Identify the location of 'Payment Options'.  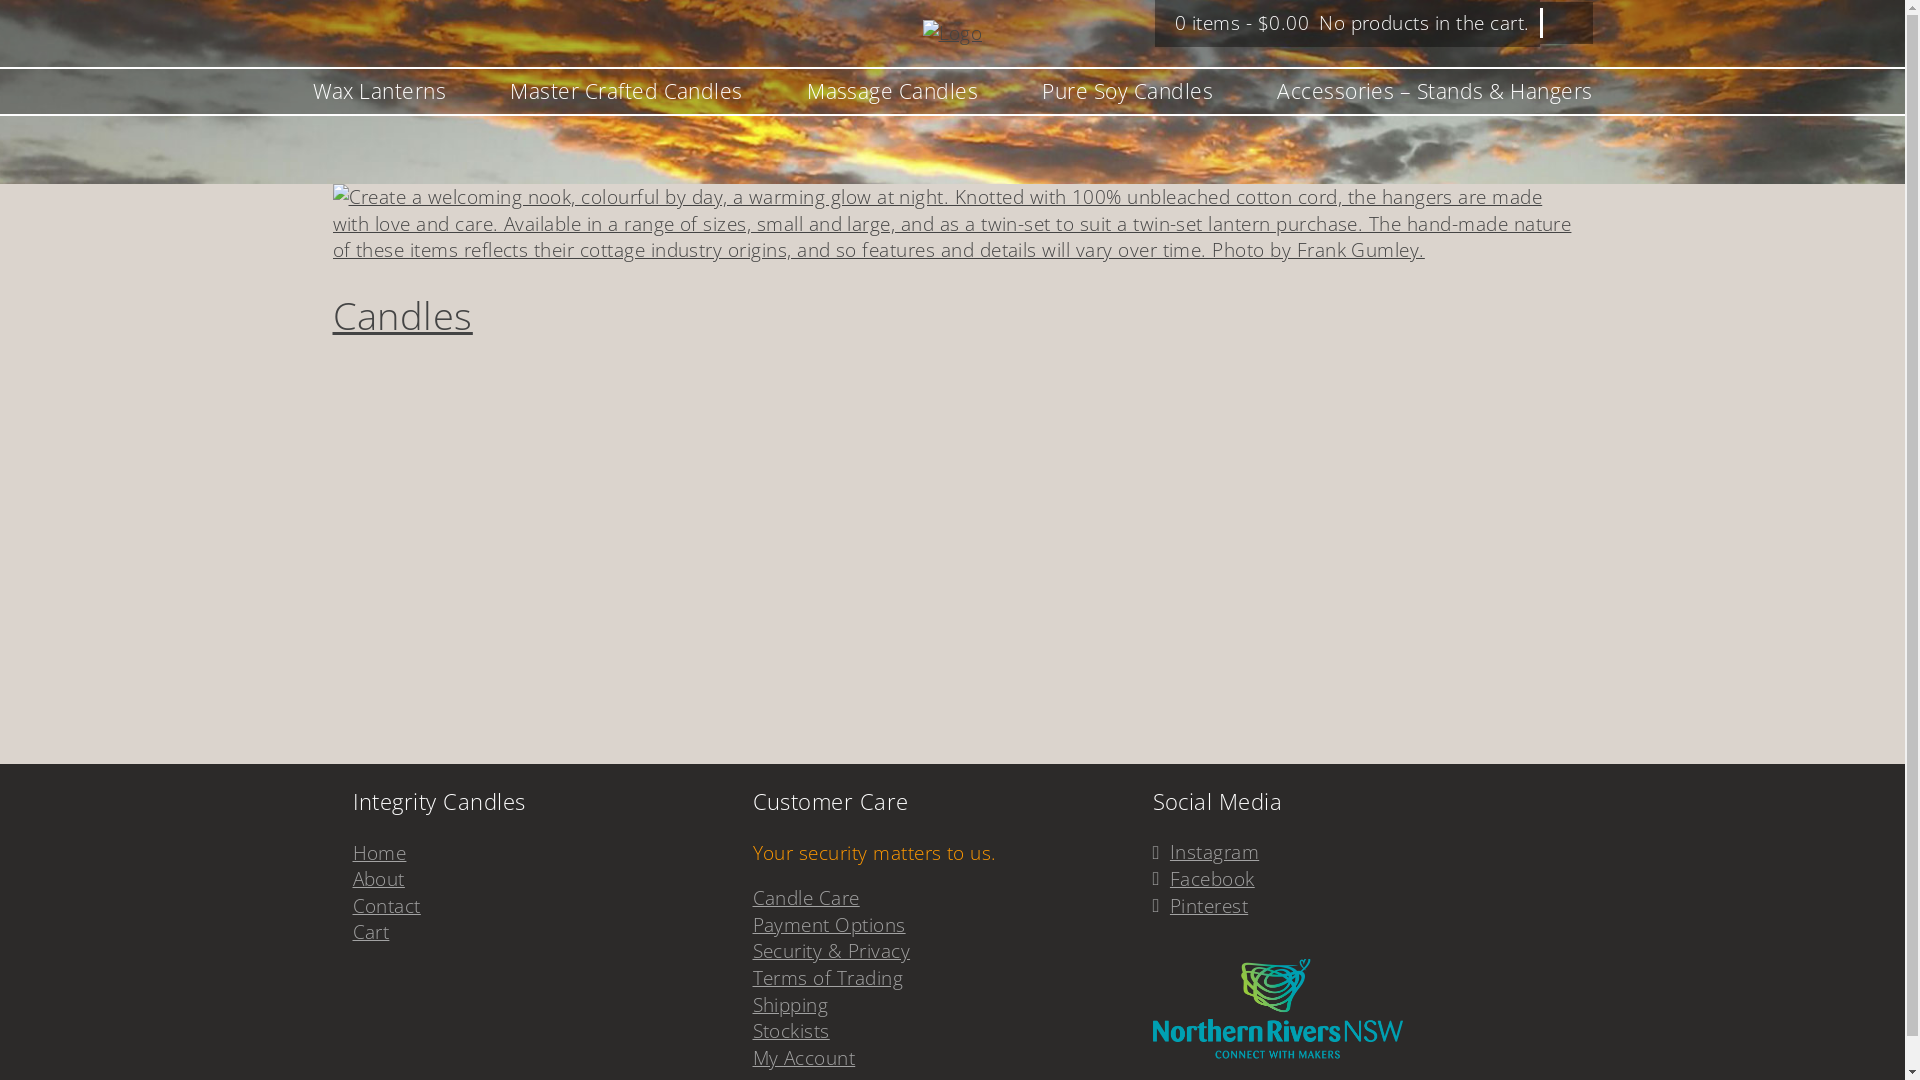
(828, 925).